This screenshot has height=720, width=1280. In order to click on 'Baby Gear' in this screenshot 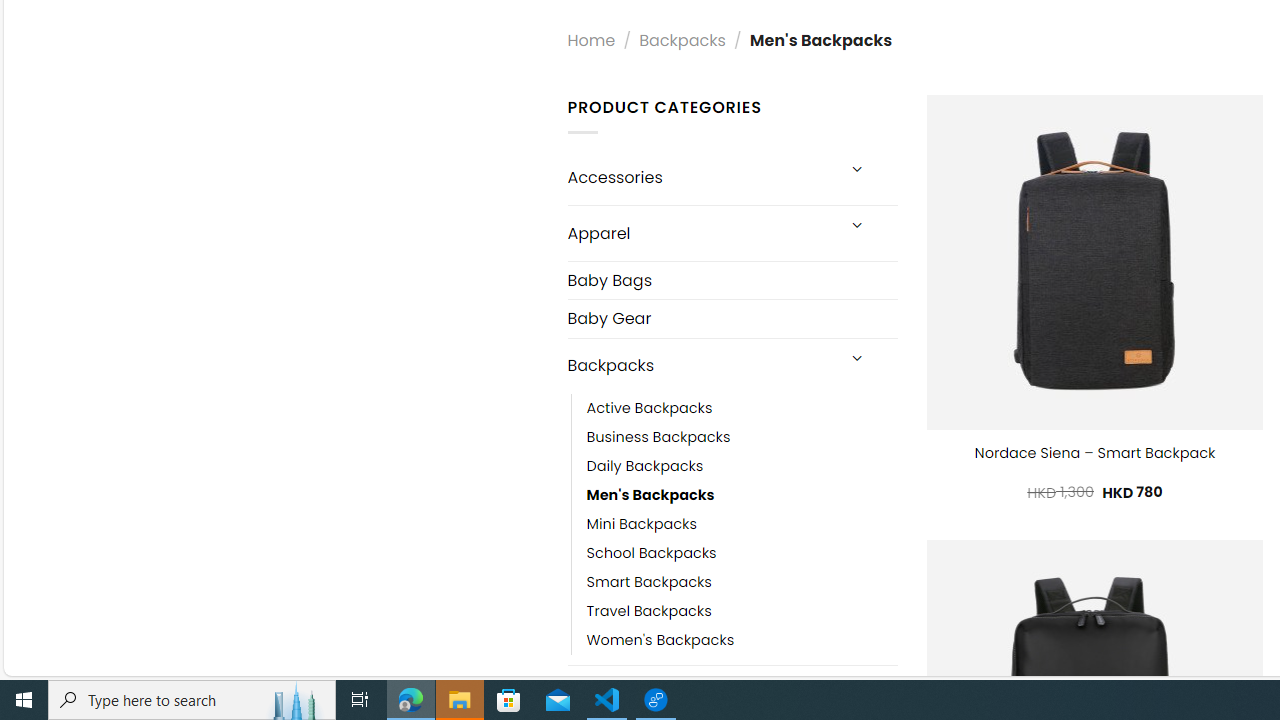, I will do `click(731, 317)`.